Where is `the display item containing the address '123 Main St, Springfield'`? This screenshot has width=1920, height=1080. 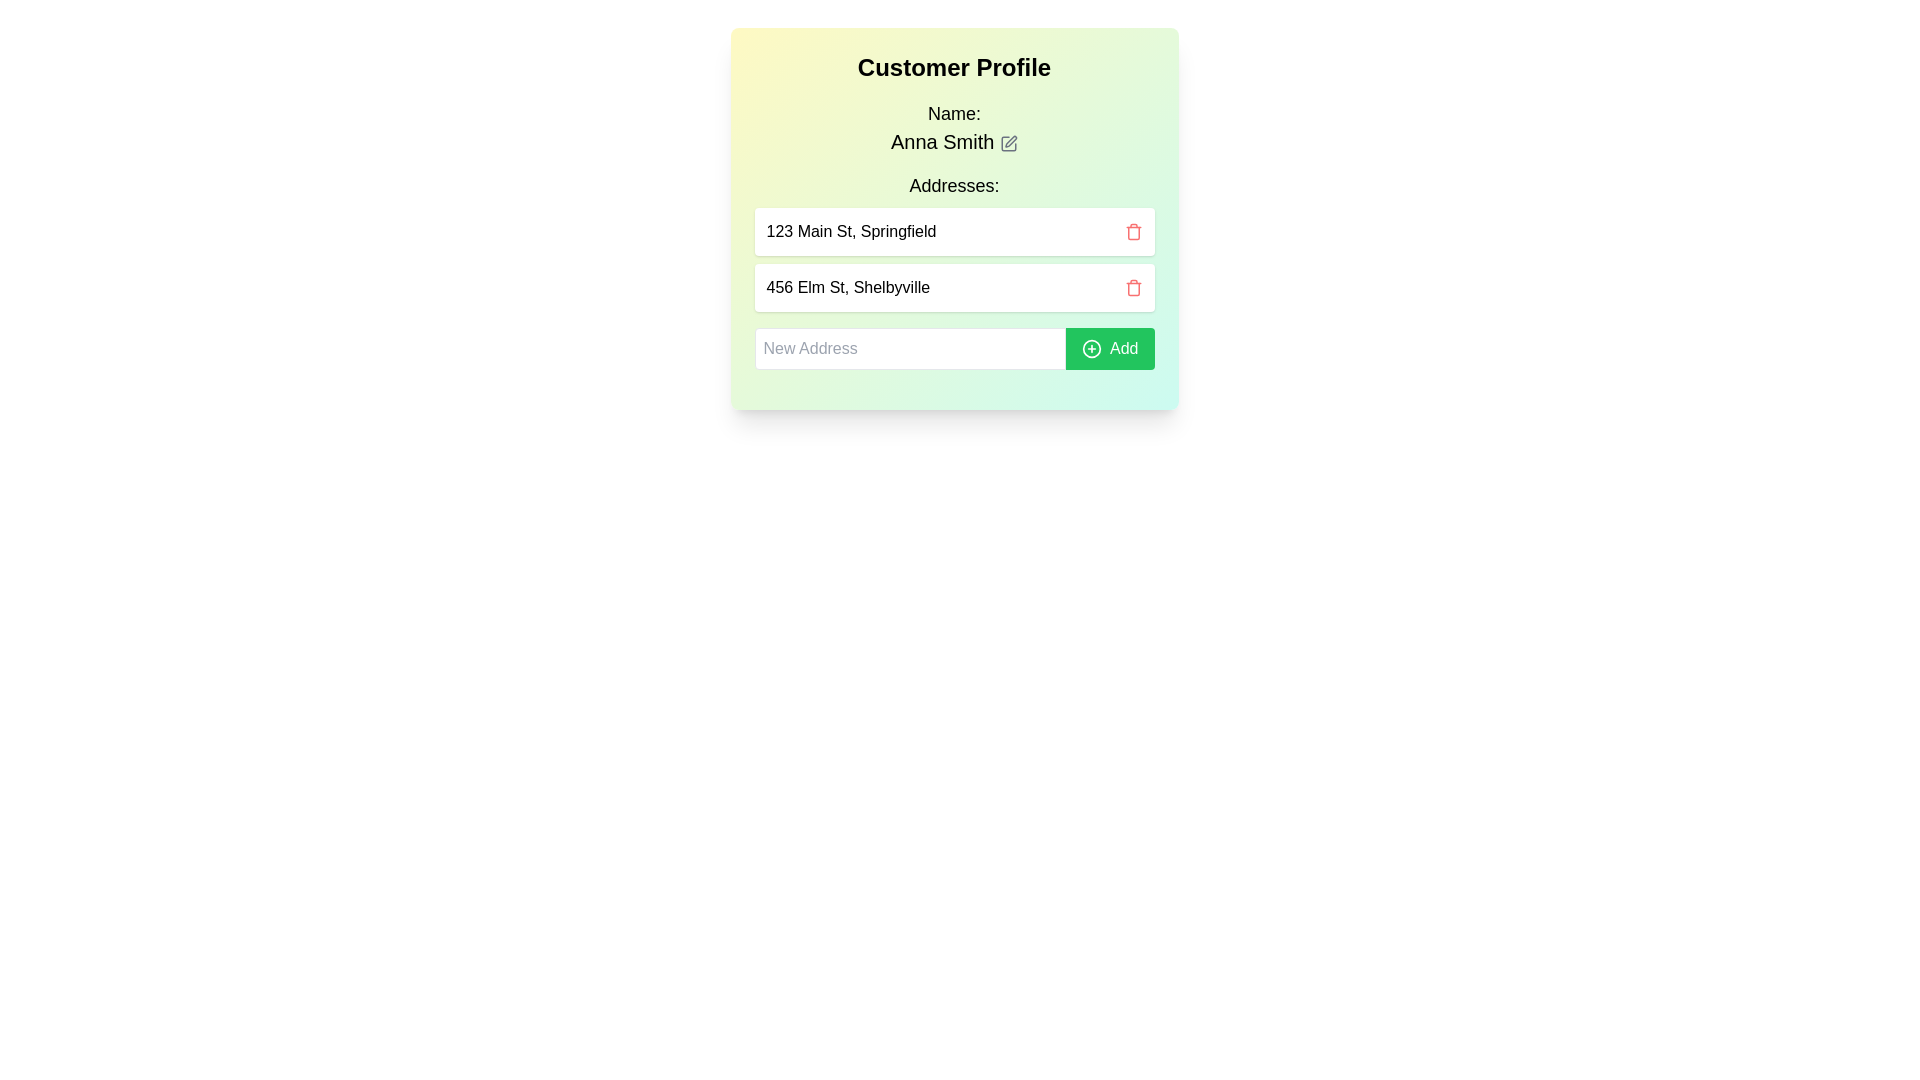 the display item containing the address '123 Main St, Springfield' is located at coordinates (953, 230).